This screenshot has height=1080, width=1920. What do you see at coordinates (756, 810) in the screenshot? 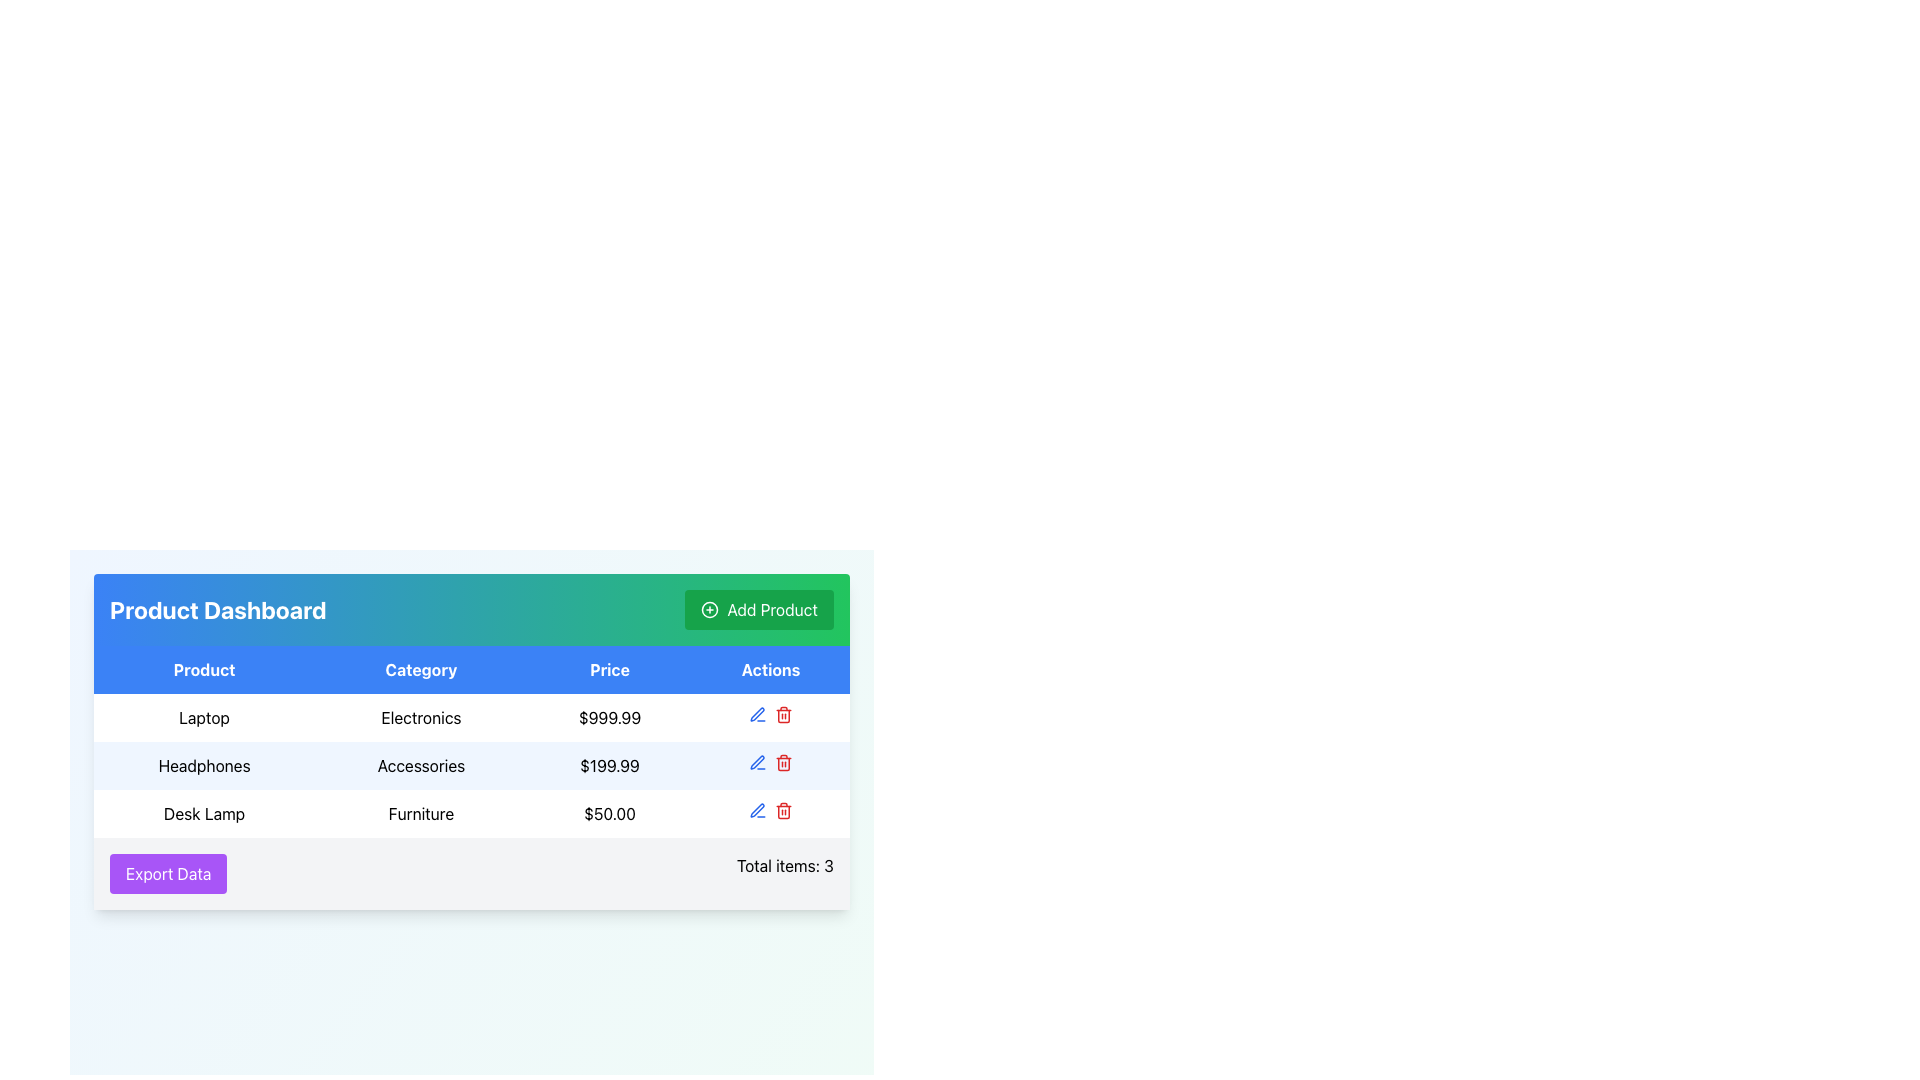
I see `the edit pen icon in the 'Actions' column of the third row in the table` at bounding box center [756, 810].